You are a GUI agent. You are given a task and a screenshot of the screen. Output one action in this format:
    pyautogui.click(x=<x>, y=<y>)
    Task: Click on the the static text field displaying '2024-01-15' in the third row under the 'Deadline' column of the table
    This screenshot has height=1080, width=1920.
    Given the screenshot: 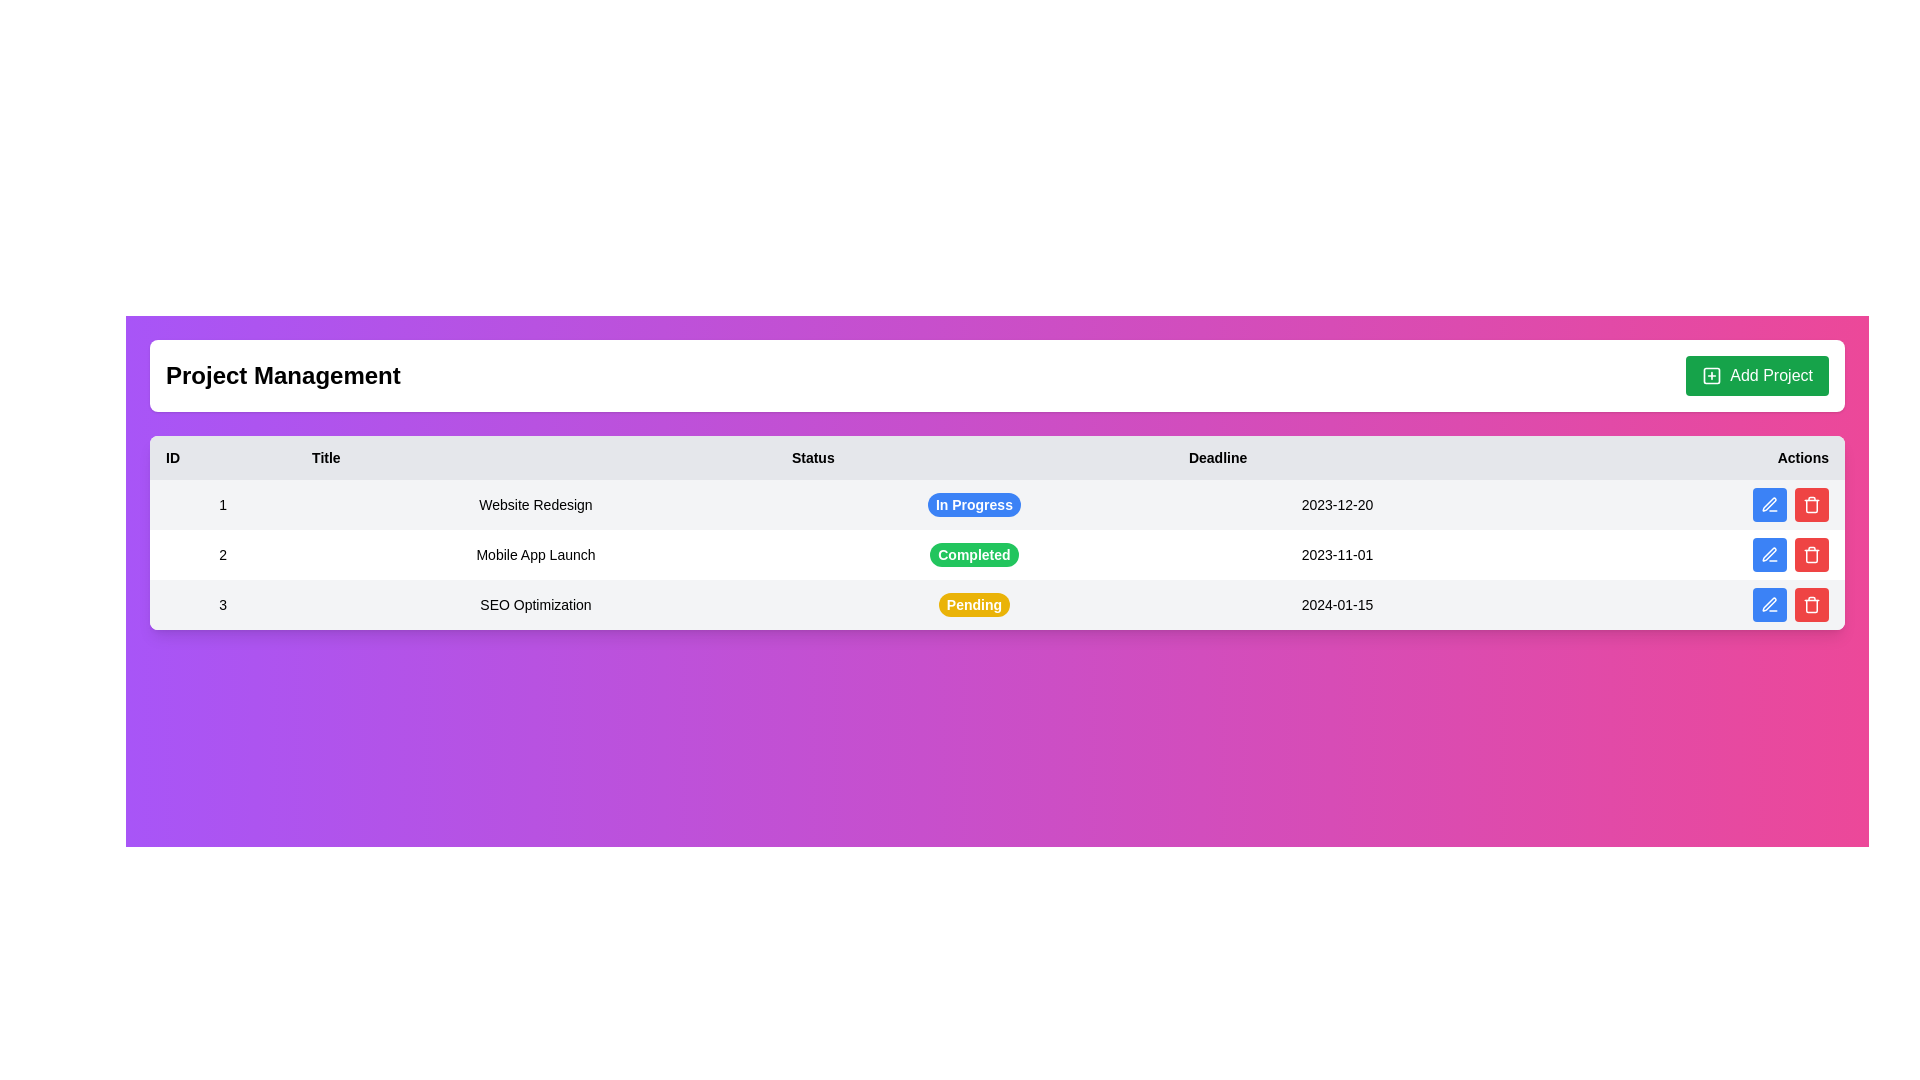 What is the action you would take?
    pyautogui.click(x=1337, y=604)
    